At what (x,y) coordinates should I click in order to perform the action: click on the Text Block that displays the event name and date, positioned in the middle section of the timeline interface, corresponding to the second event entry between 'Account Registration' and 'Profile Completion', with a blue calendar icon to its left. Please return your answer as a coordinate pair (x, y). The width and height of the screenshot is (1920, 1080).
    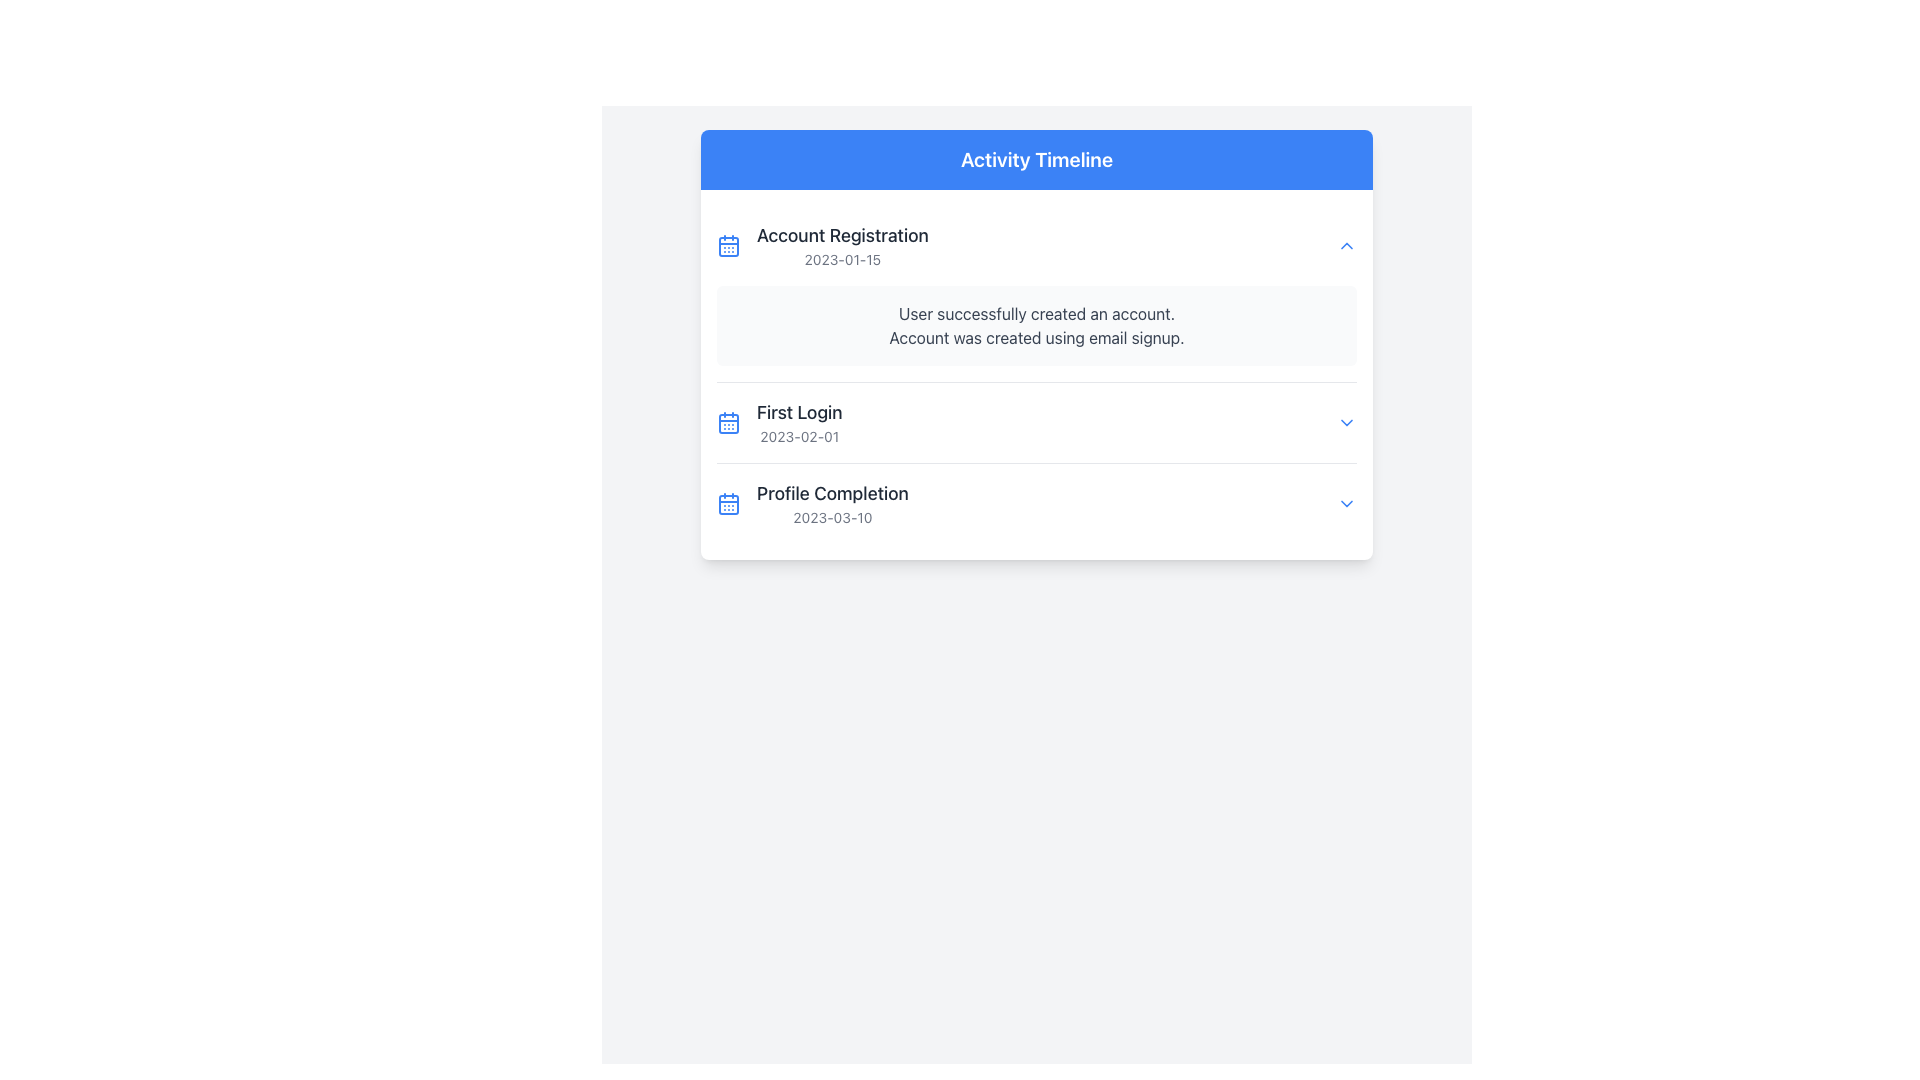
    Looking at the image, I should click on (798, 422).